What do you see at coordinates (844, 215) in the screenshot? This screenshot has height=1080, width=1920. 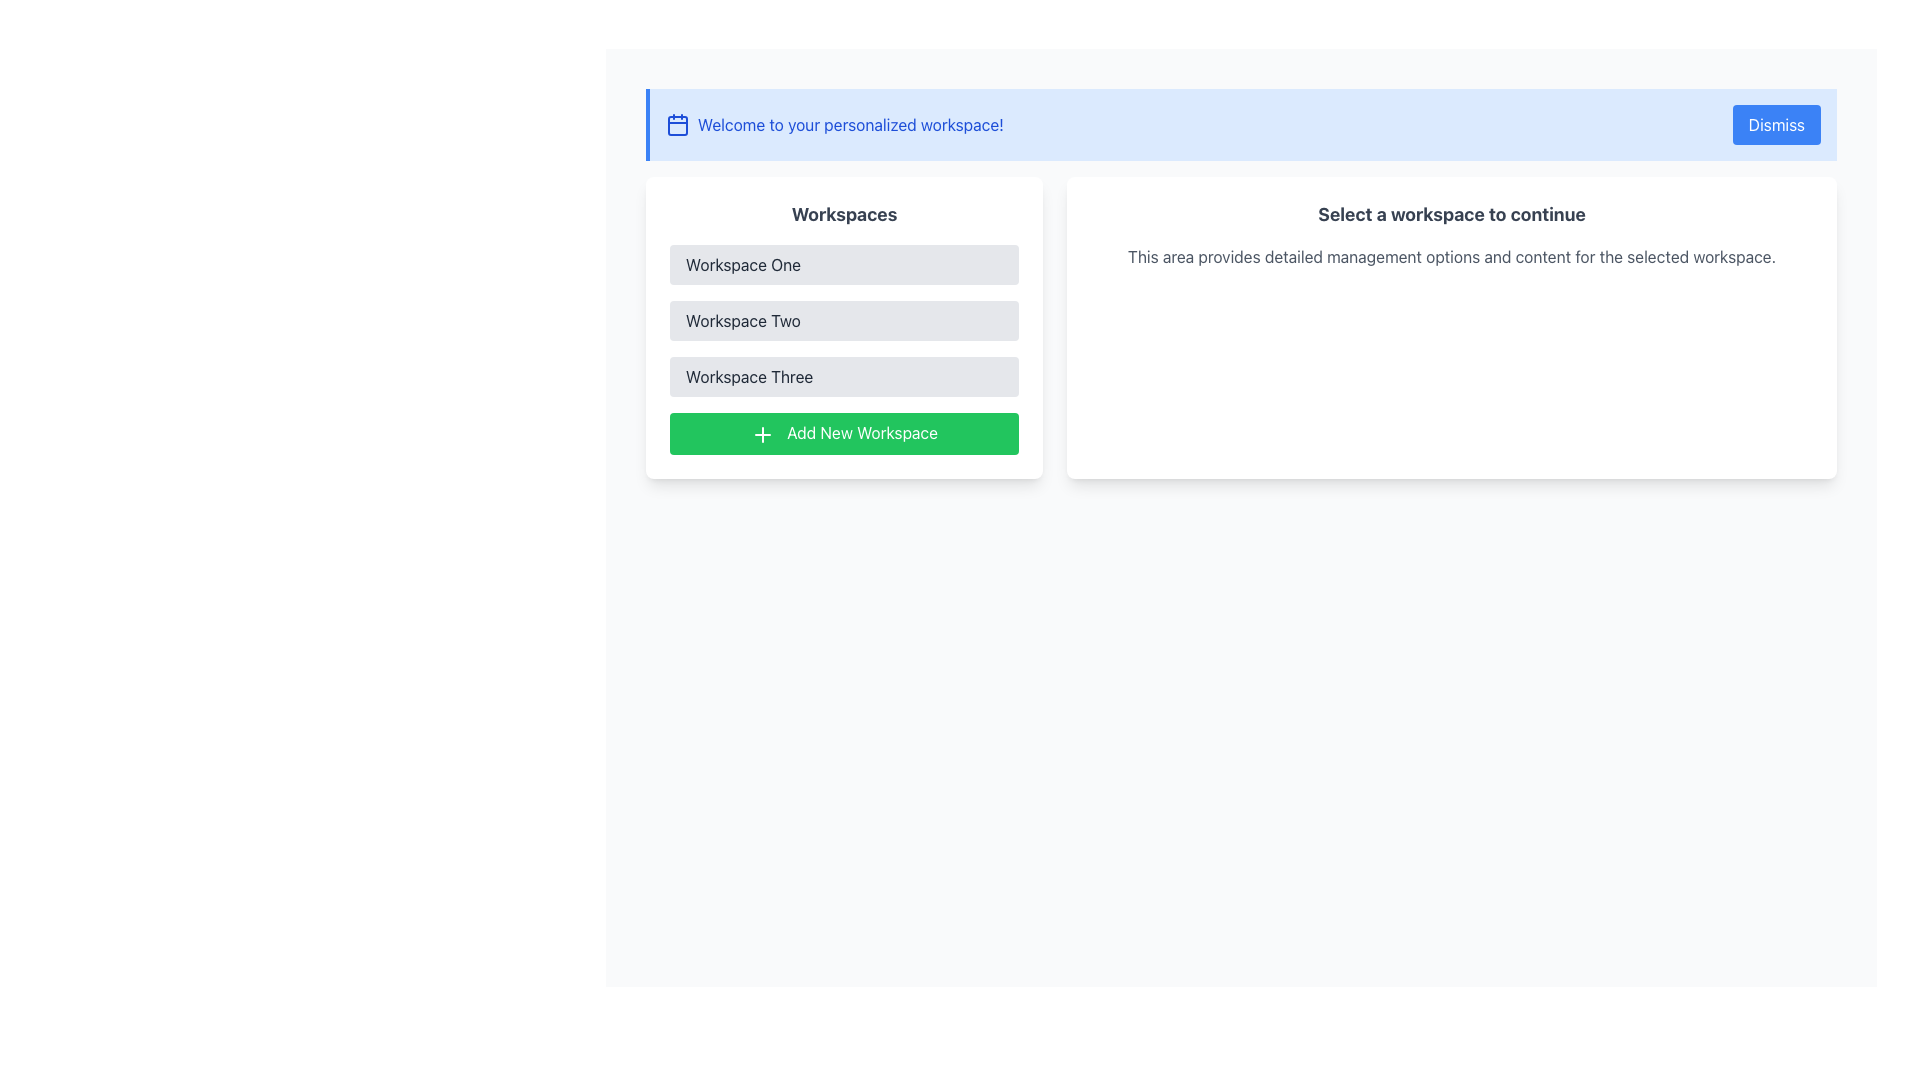 I see `the bold, gray-colored text label displaying 'Workspaces' at the top of the white rounded rectangular card` at bounding box center [844, 215].